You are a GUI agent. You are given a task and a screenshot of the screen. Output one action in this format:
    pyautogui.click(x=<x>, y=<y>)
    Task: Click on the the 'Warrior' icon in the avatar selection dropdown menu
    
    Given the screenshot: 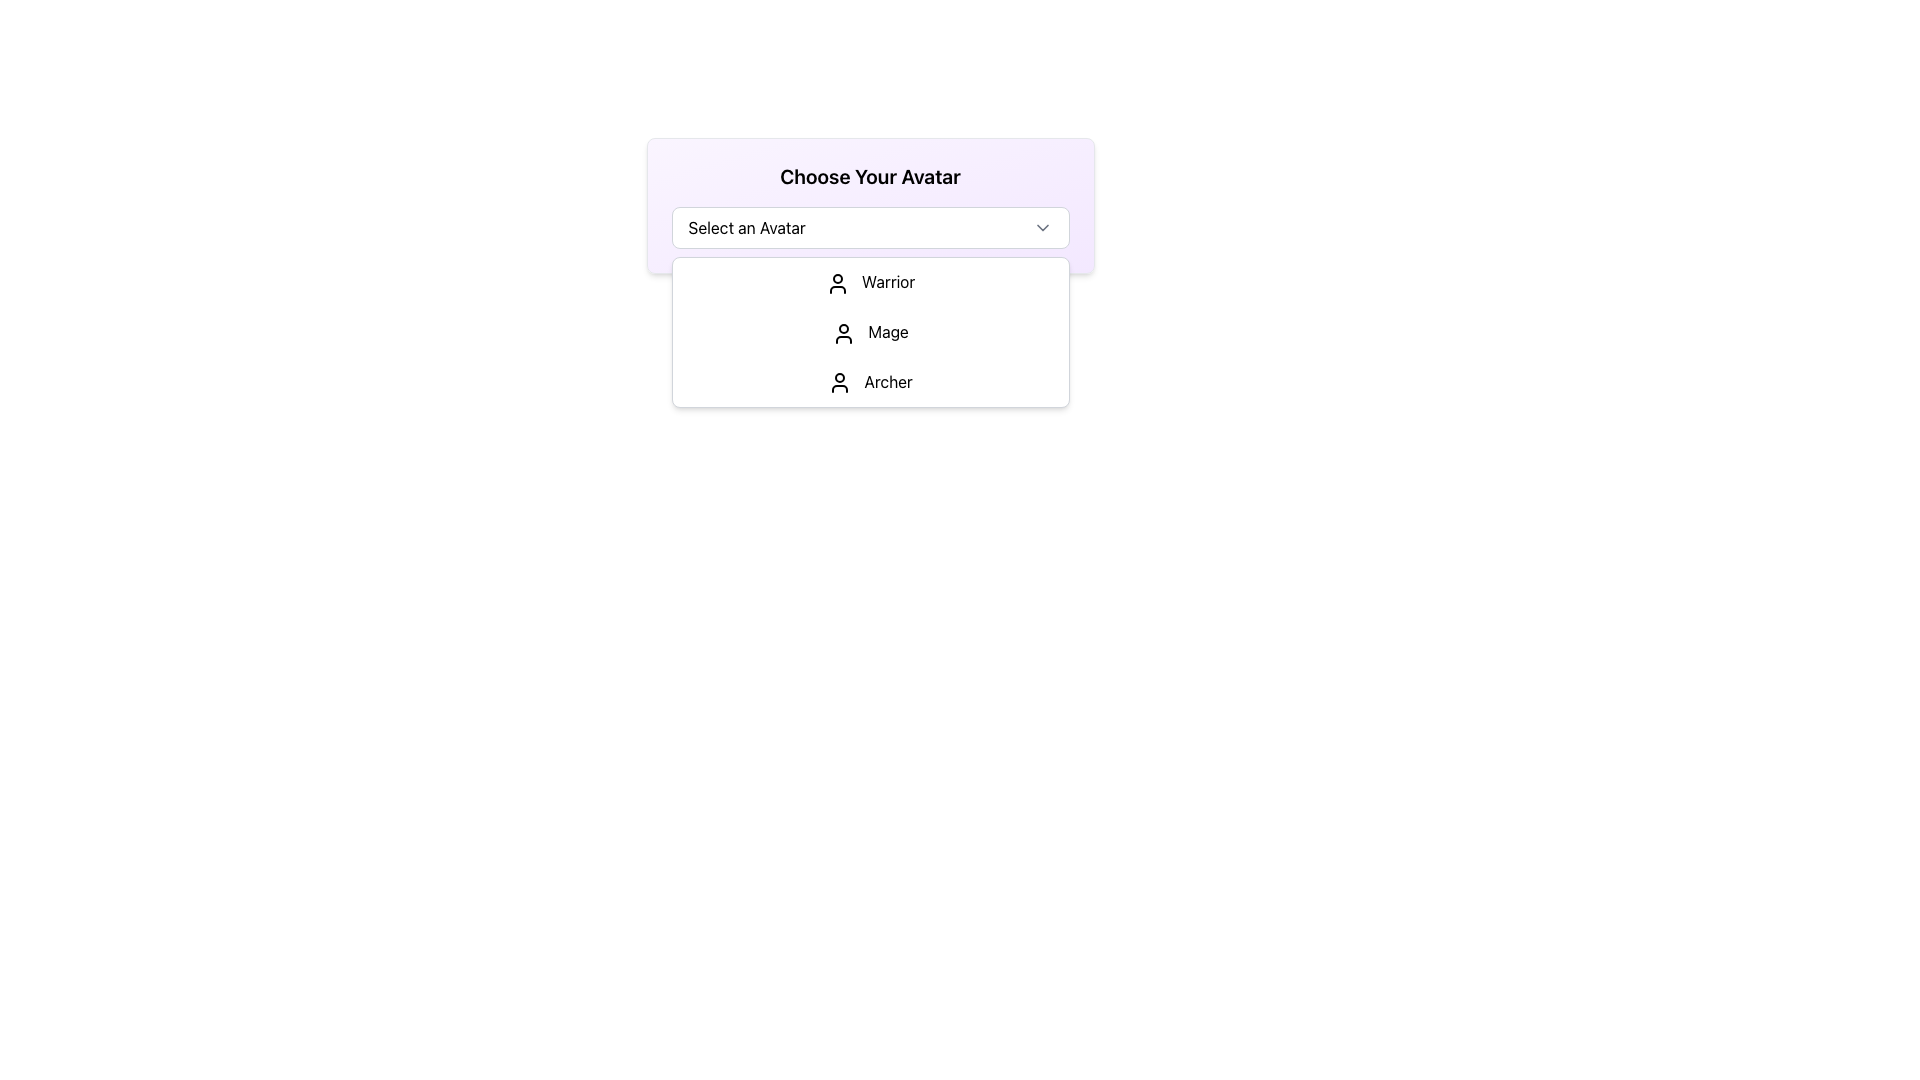 What is the action you would take?
    pyautogui.click(x=837, y=283)
    